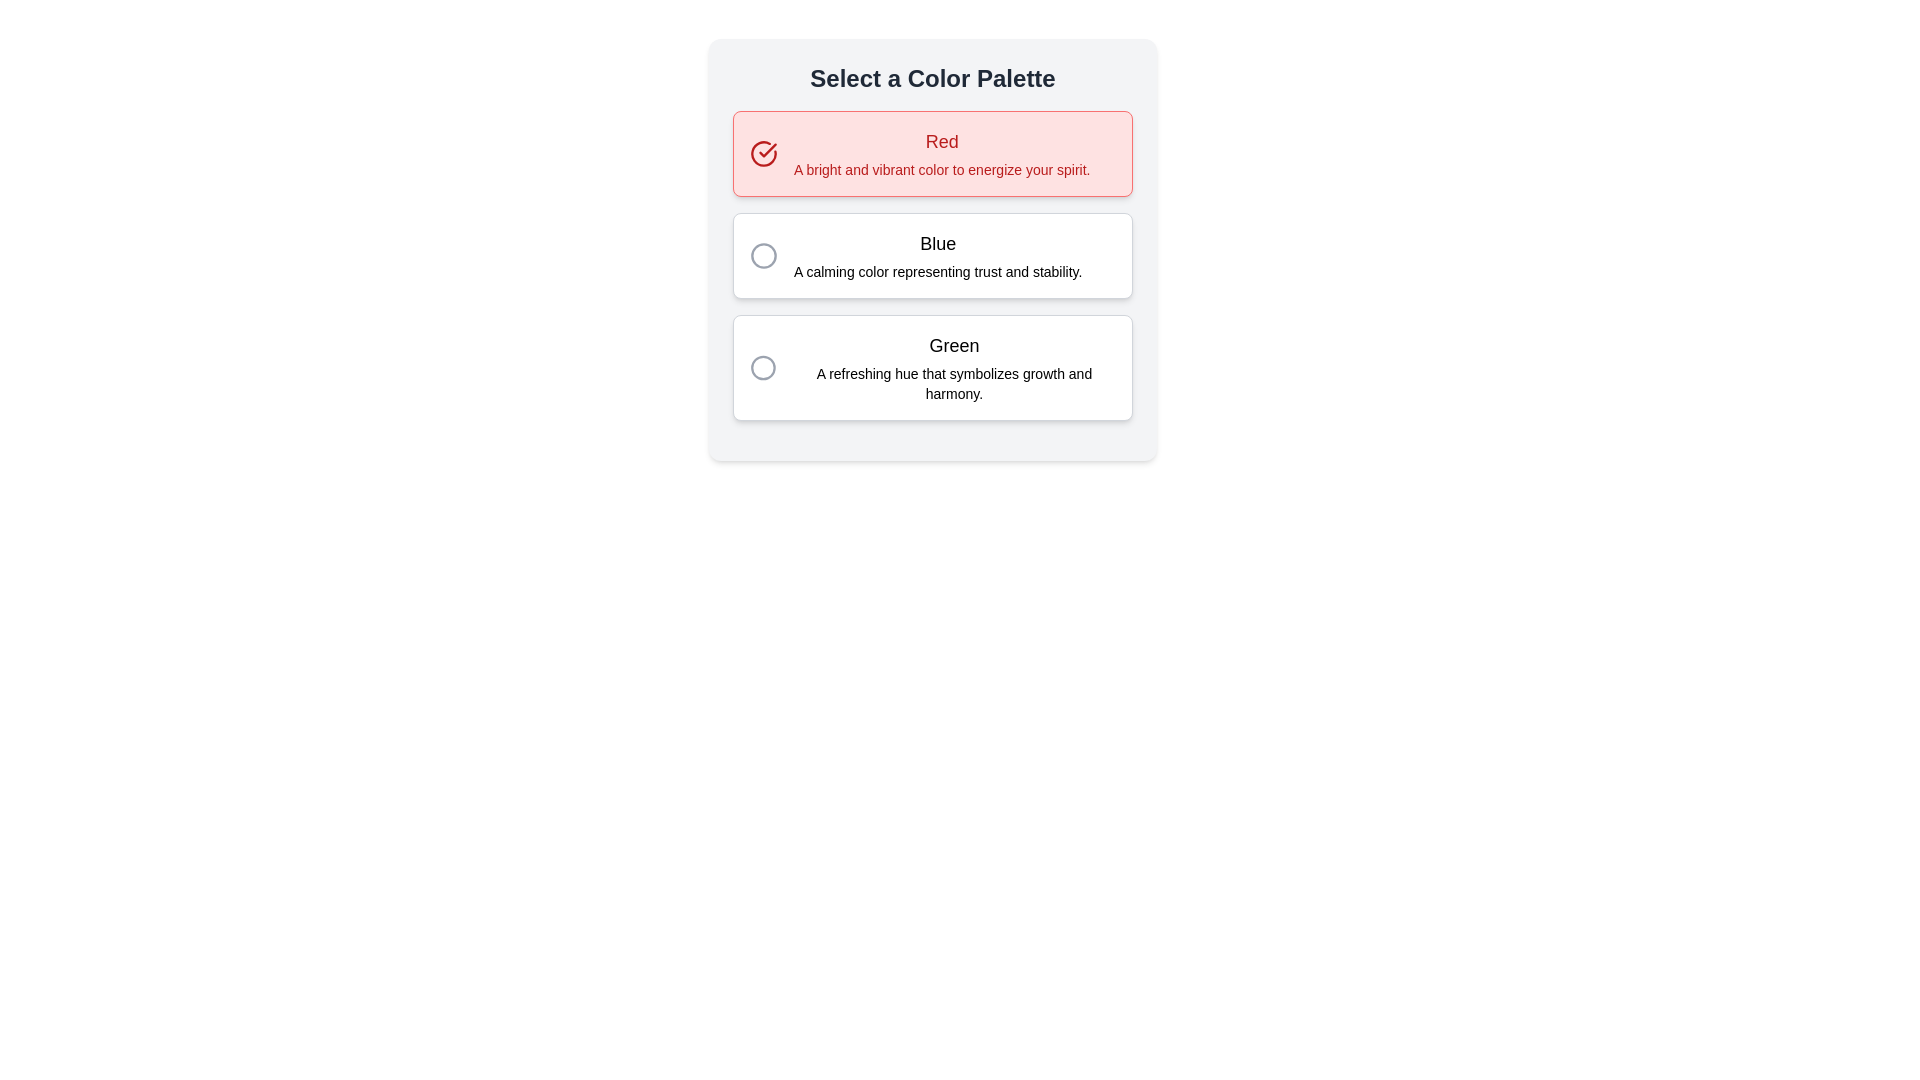  What do you see at coordinates (762, 367) in the screenshot?
I see `the circular checkbox with a gray border and white interior located within the green selection box, which is the last option in a list of three color selection options` at bounding box center [762, 367].